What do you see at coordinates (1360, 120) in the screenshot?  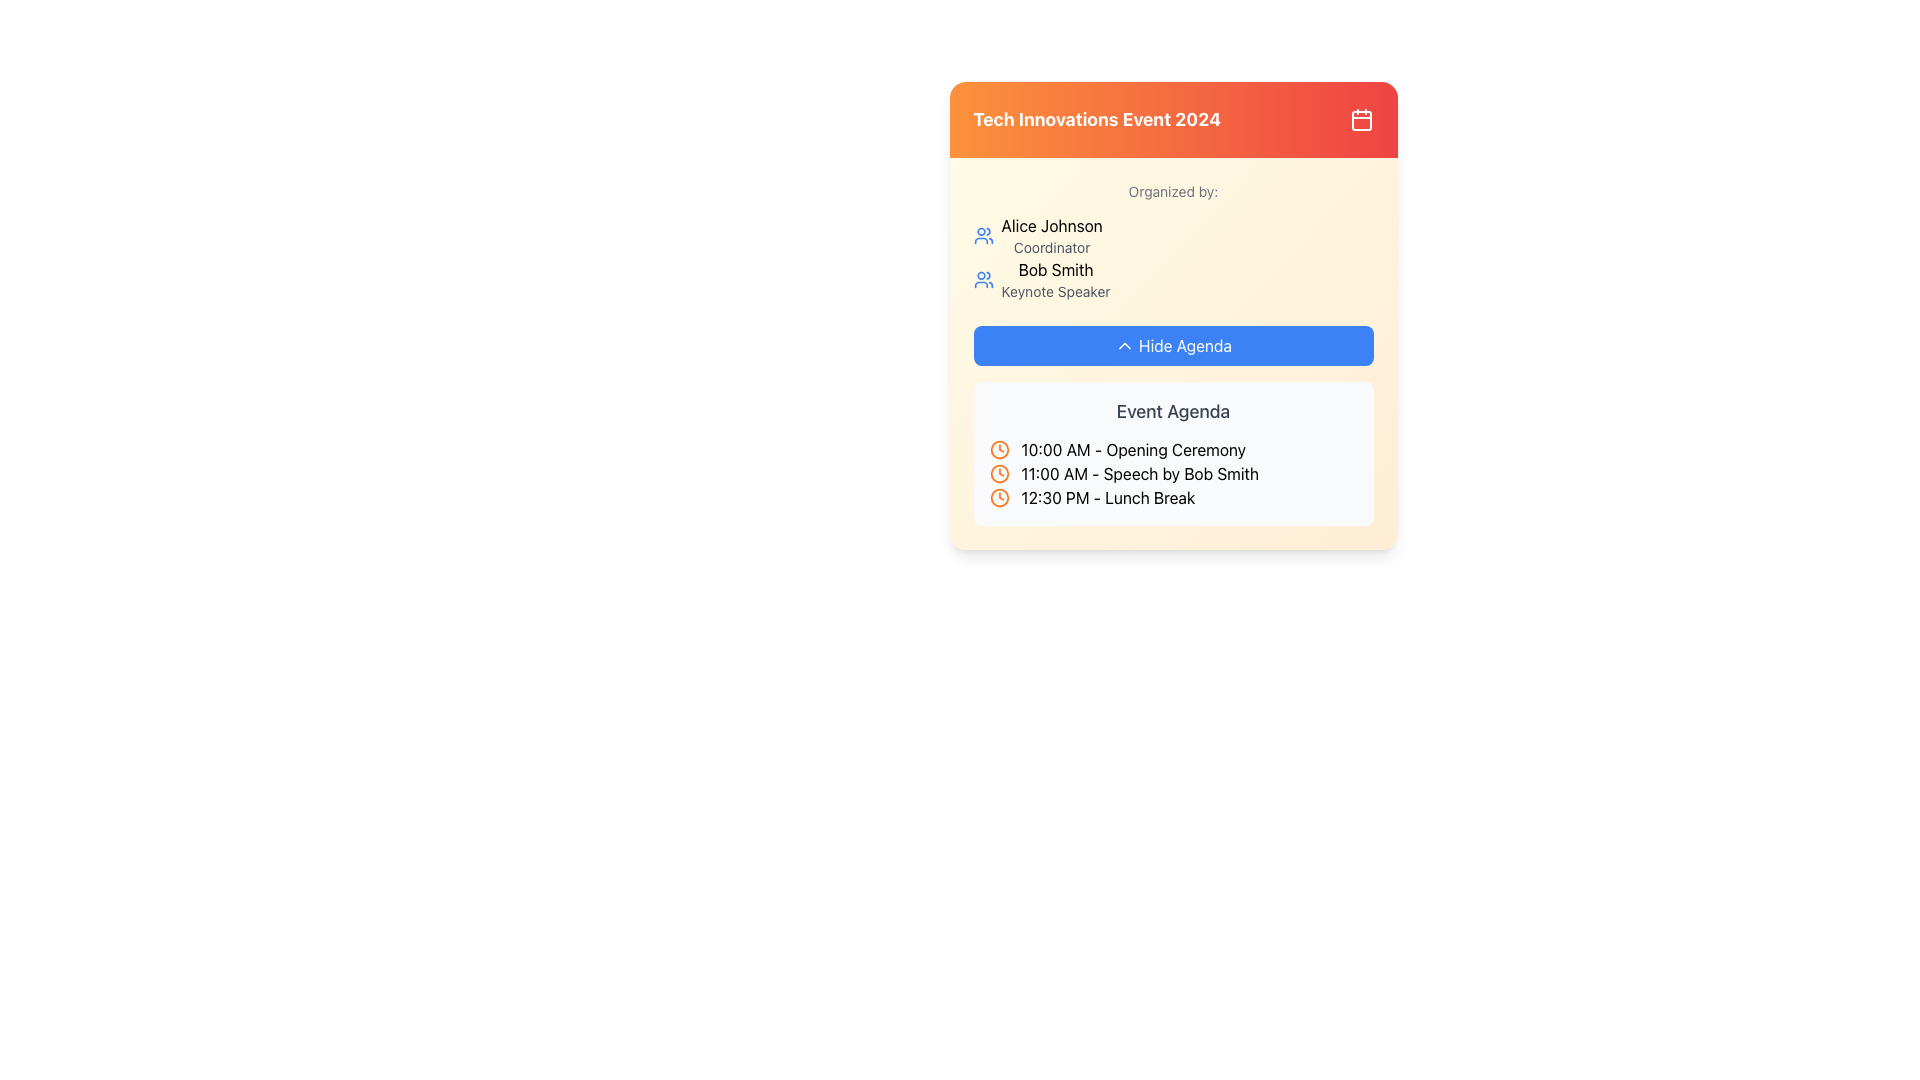 I see `the decorative rectangle within the calendar icon located in the top-right corner of the header section` at bounding box center [1360, 120].